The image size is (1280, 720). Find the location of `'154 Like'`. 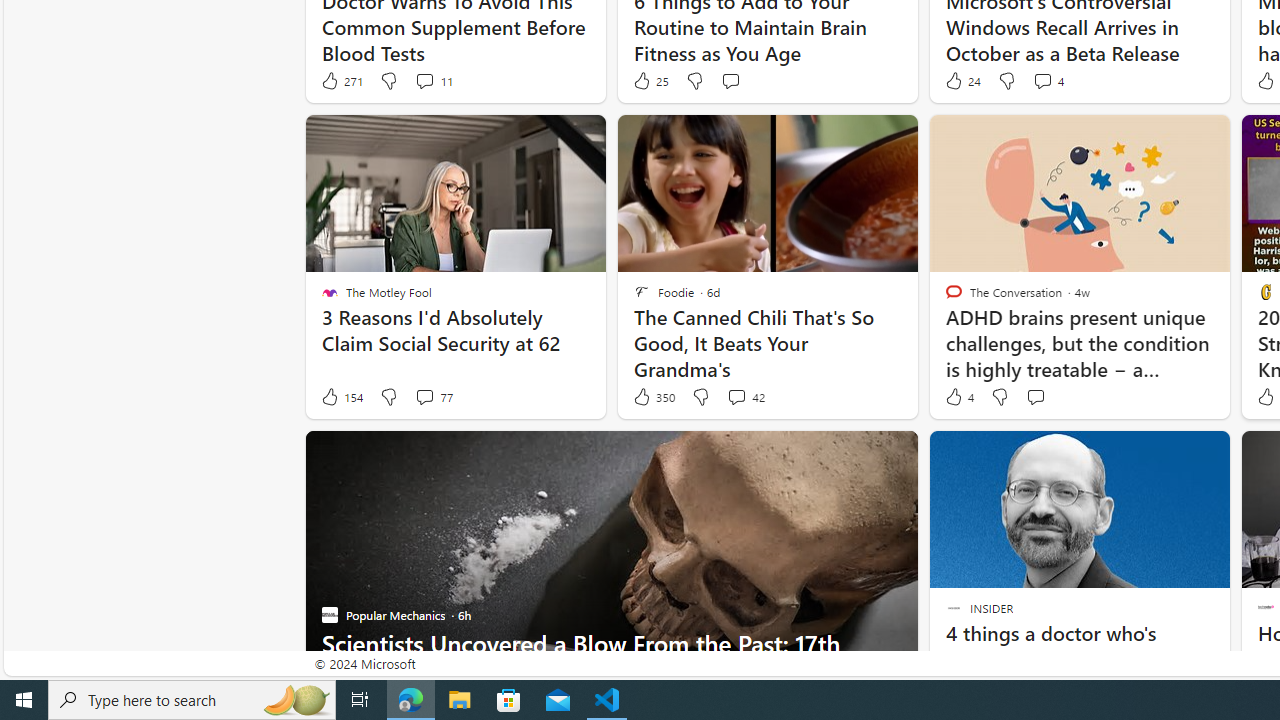

'154 Like' is located at coordinates (341, 397).